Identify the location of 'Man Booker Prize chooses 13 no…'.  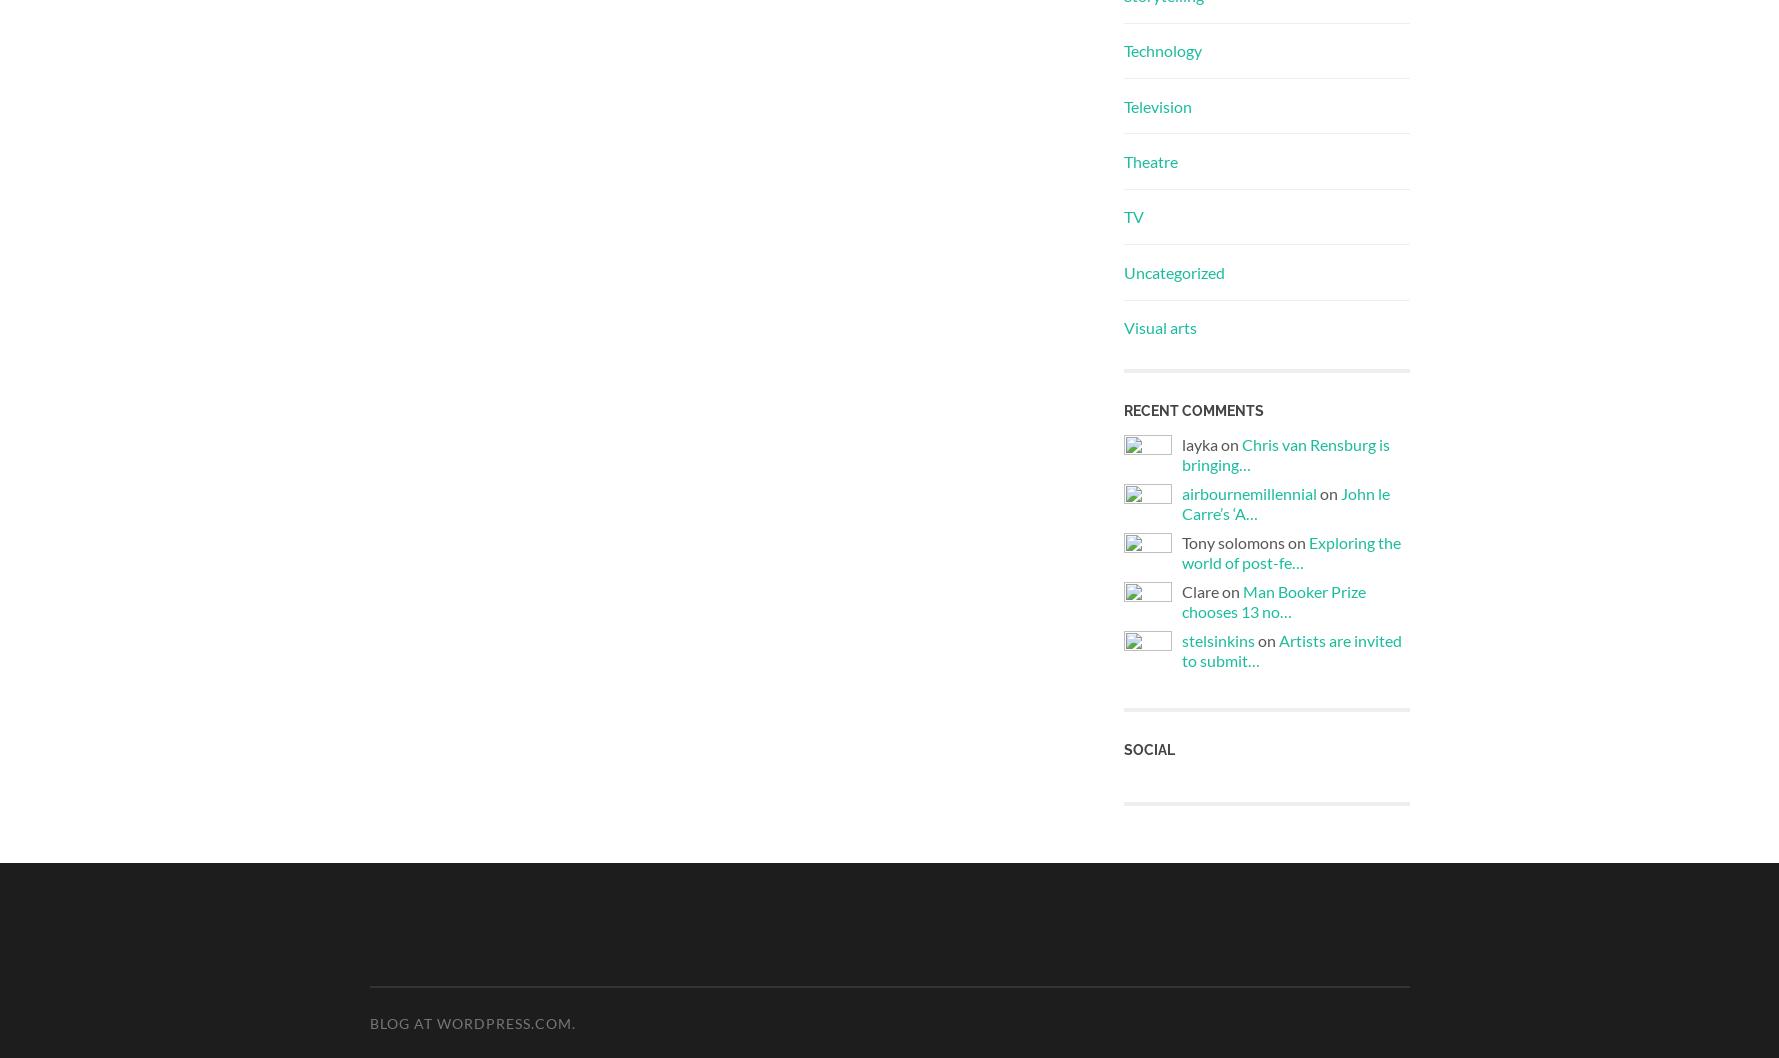
(1273, 601).